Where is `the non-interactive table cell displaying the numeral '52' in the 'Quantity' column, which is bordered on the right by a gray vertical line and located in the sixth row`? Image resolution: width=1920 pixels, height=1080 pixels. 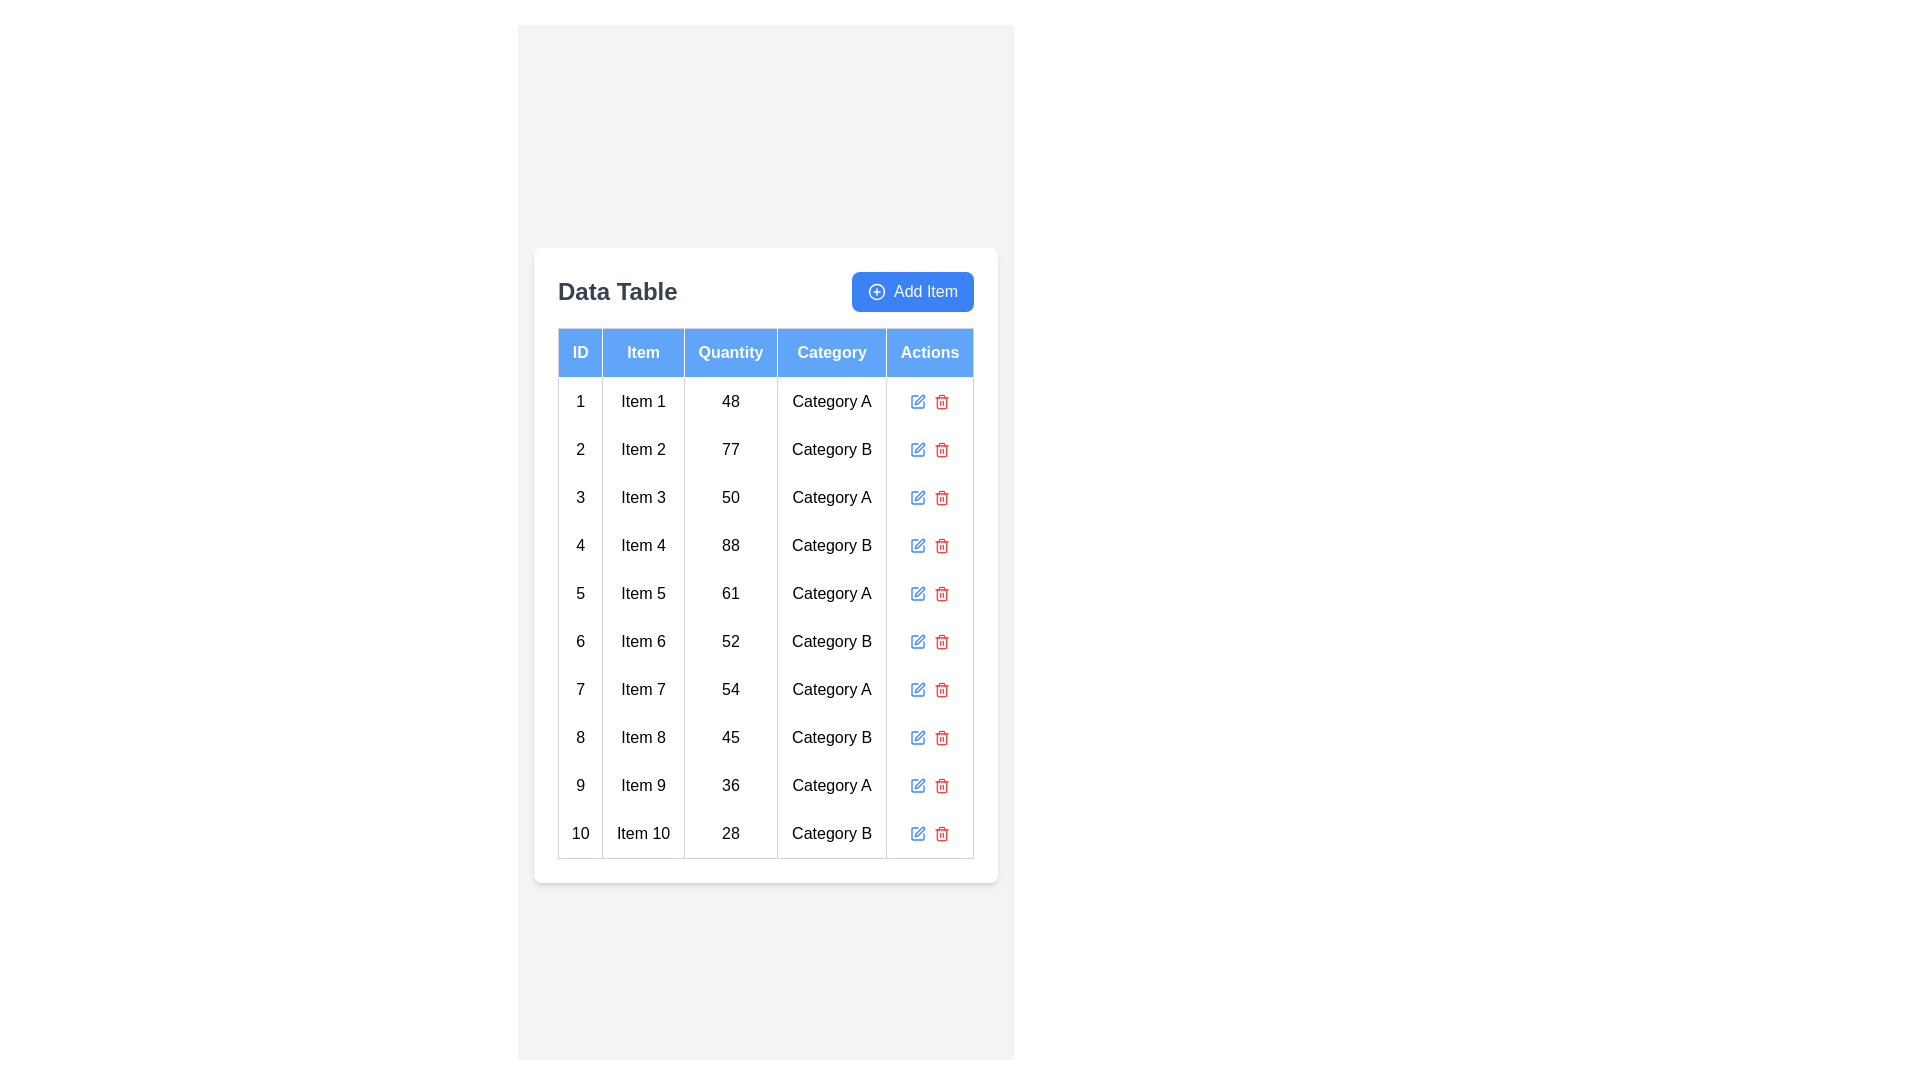
the non-interactive table cell displaying the numeral '52' in the 'Quantity' column, which is bordered on the right by a gray vertical line and located in the sixth row is located at coordinates (729, 641).